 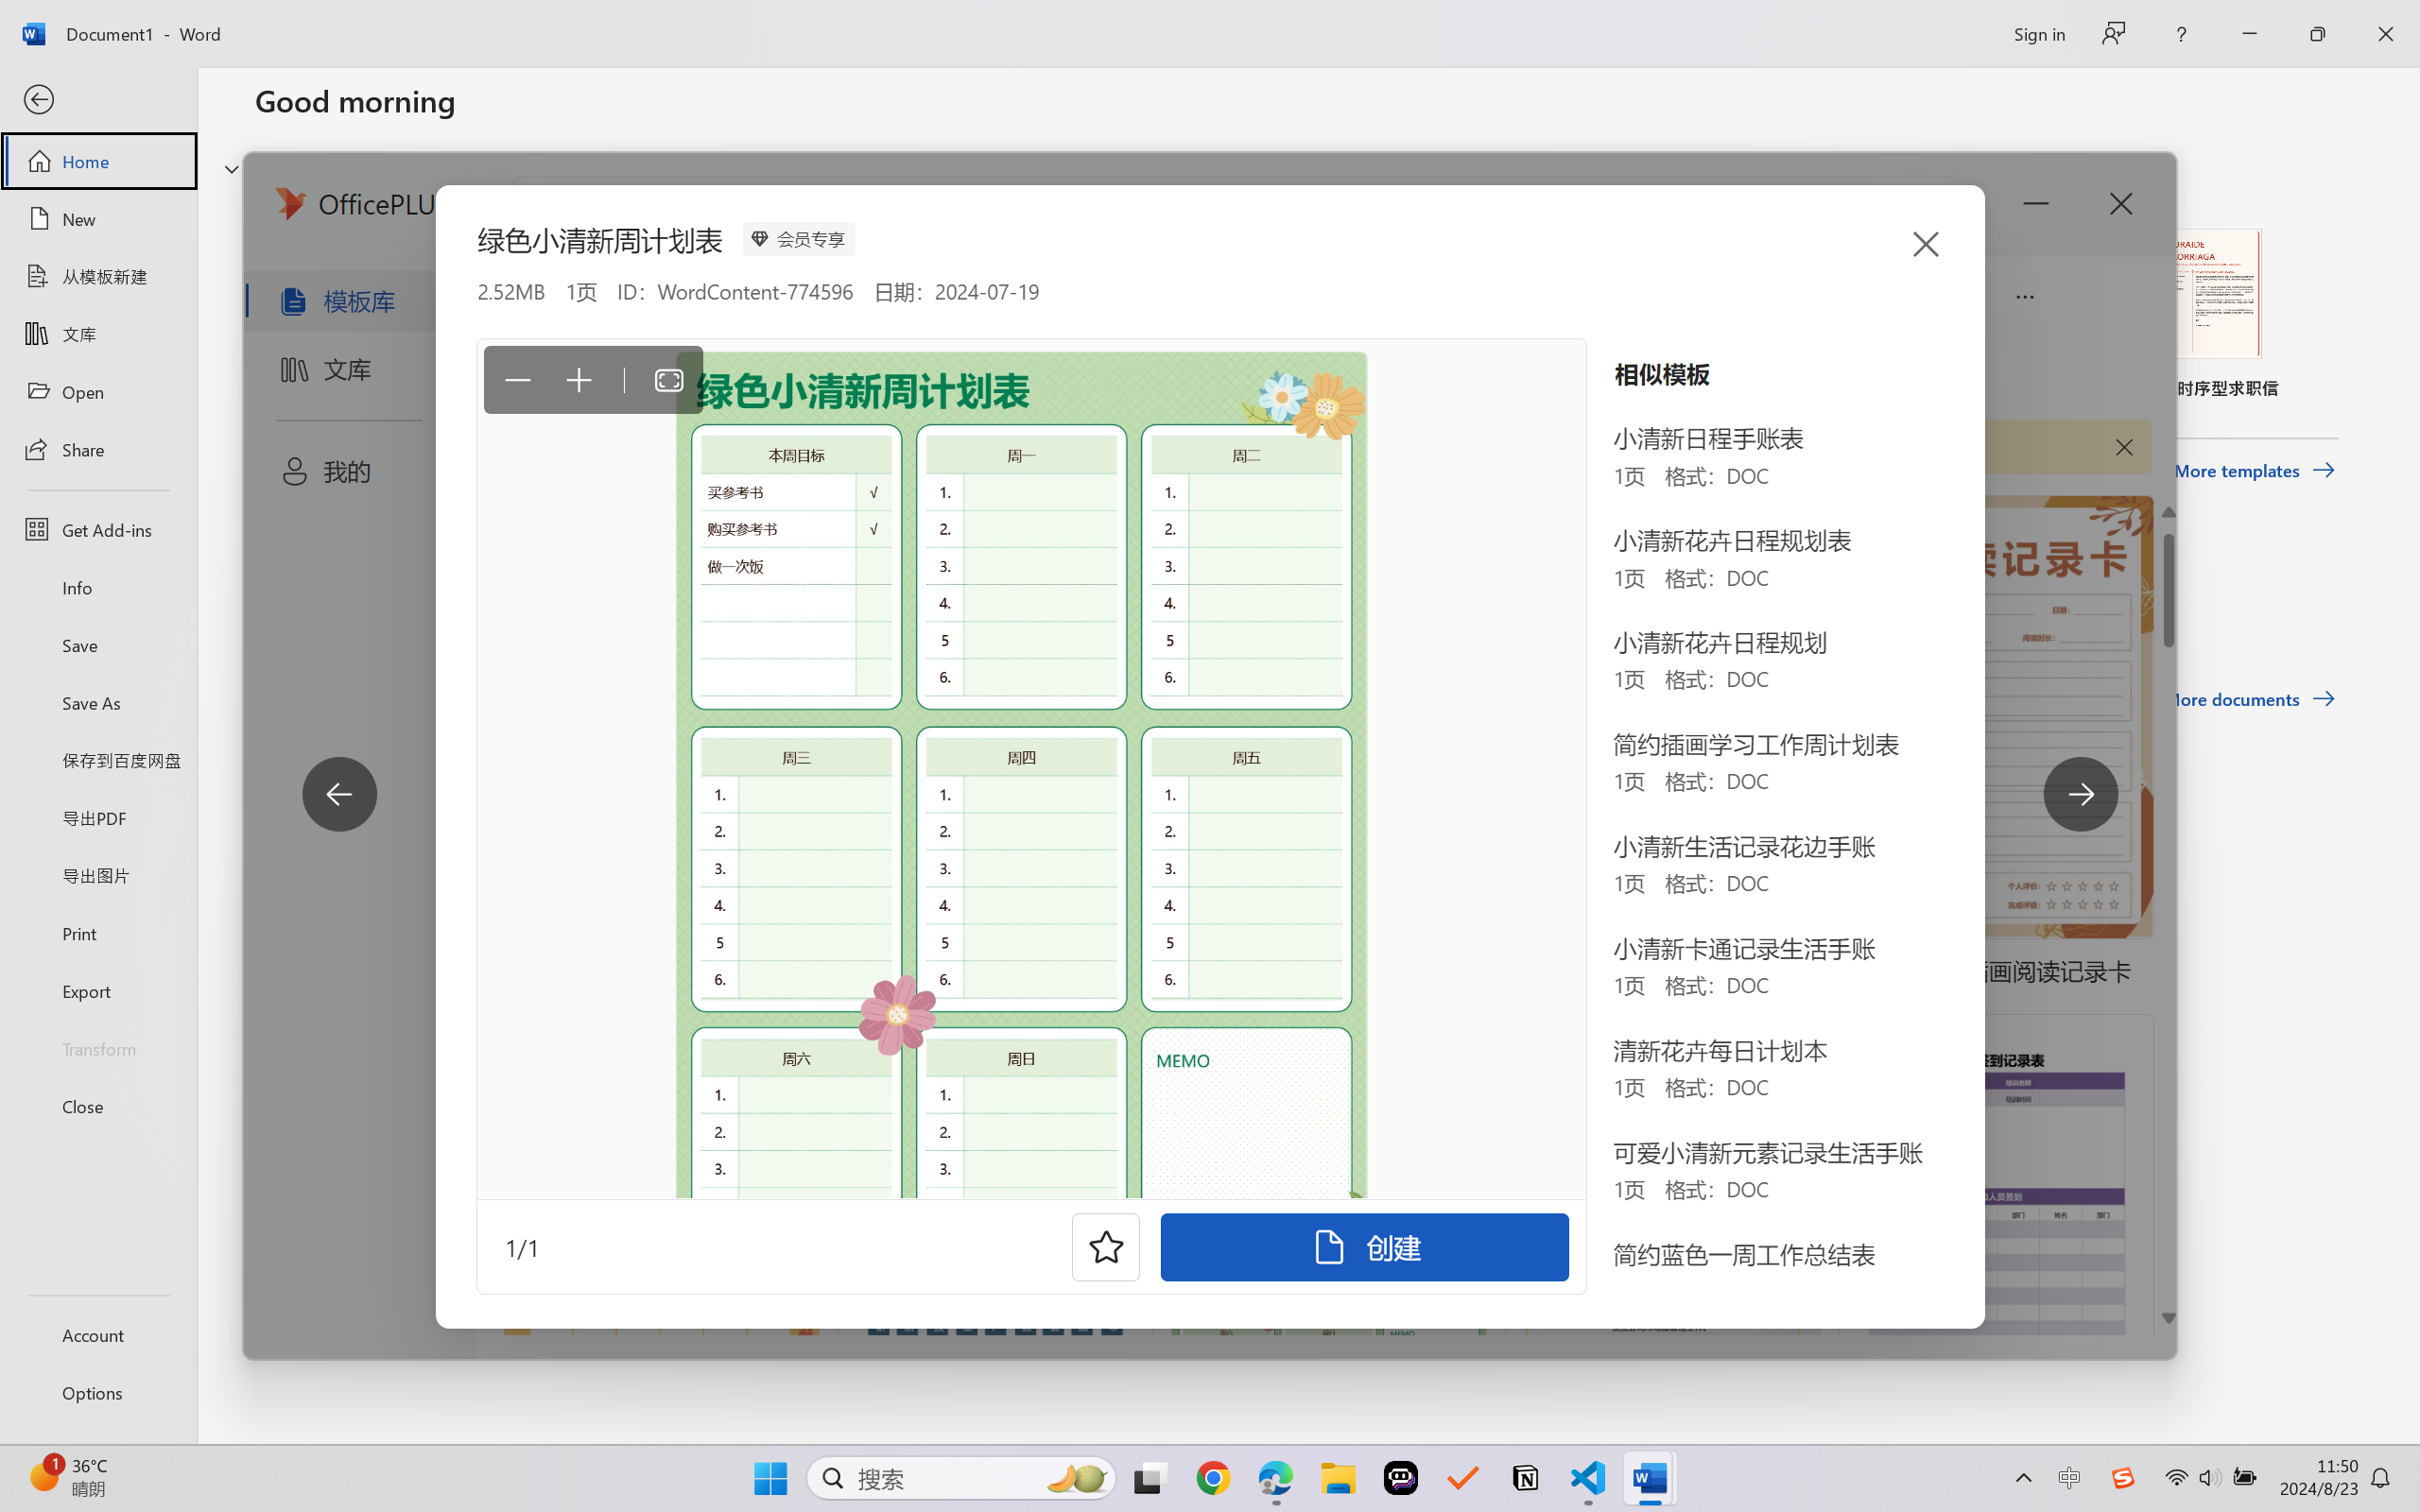 What do you see at coordinates (2249, 698) in the screenshot?
I see `'More documents'` at bounding box center [2249, 698].